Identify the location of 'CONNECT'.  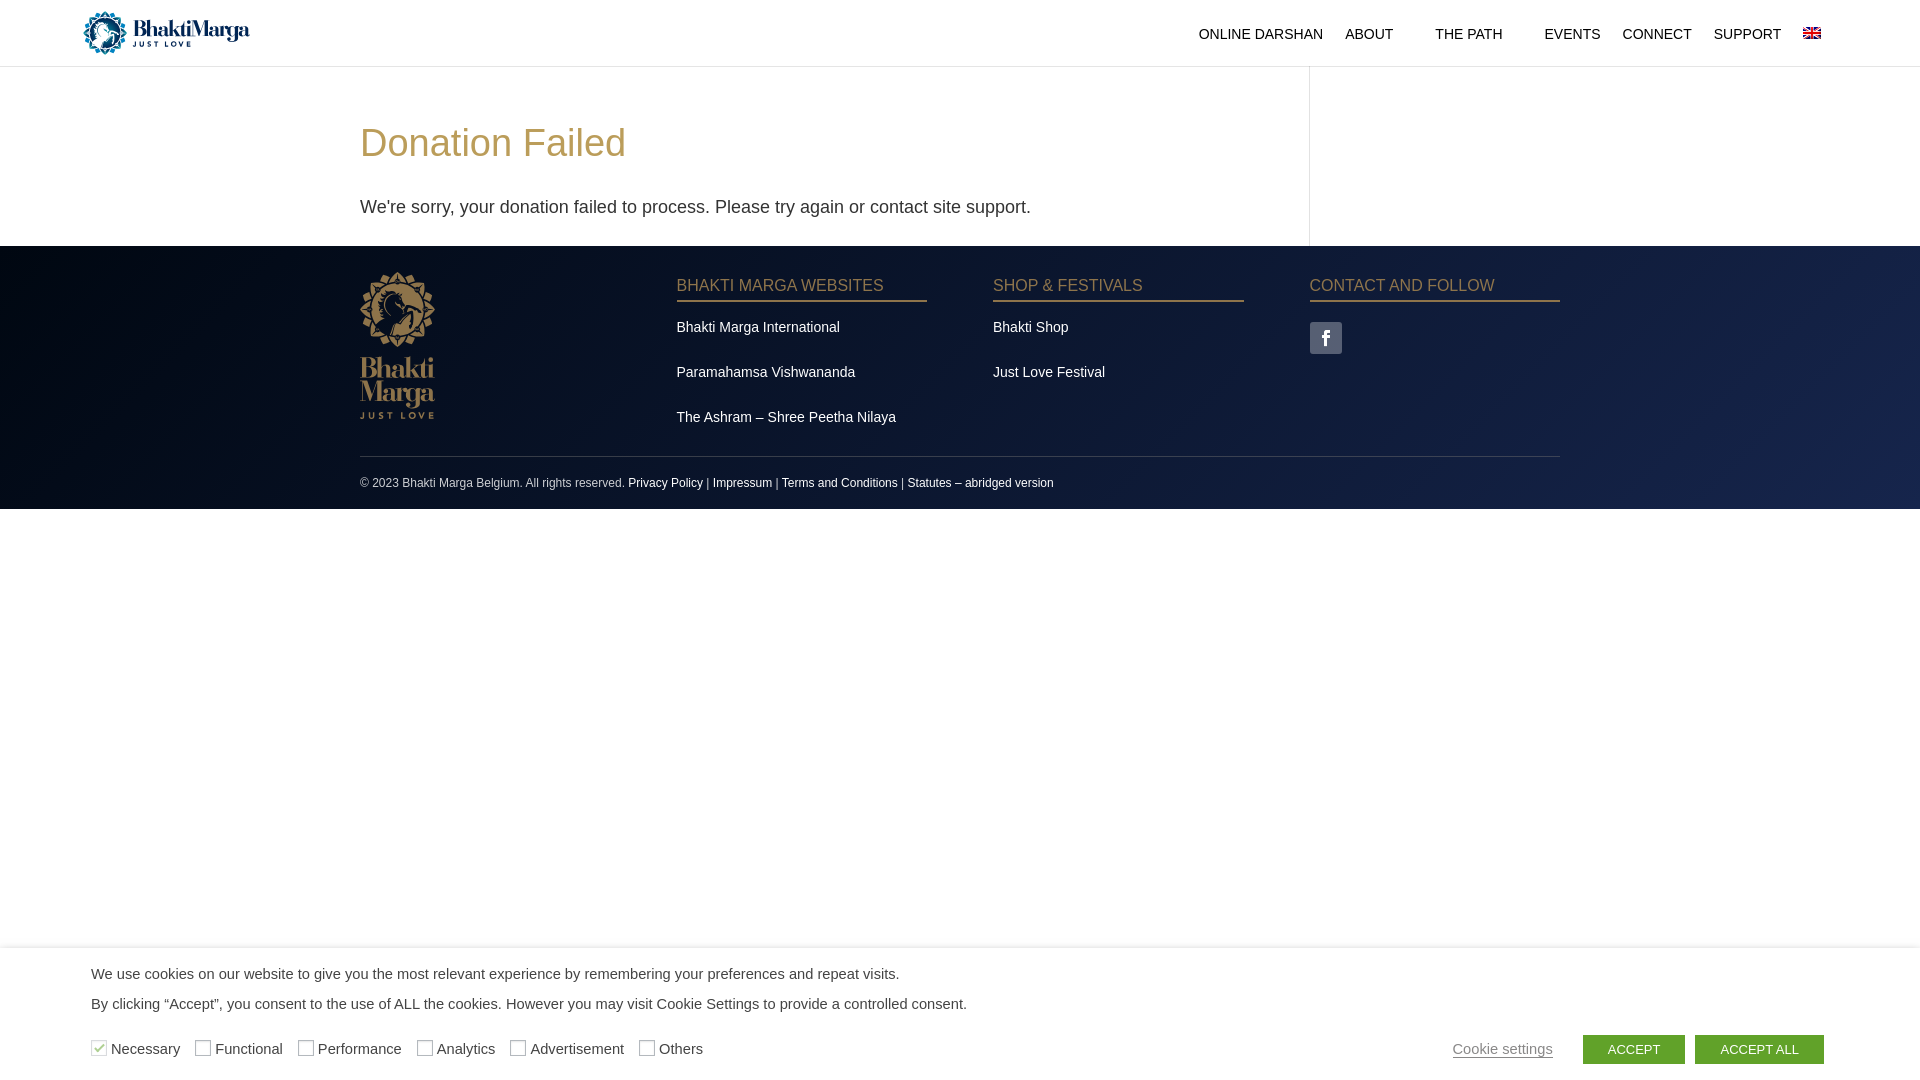
(1622, 45).